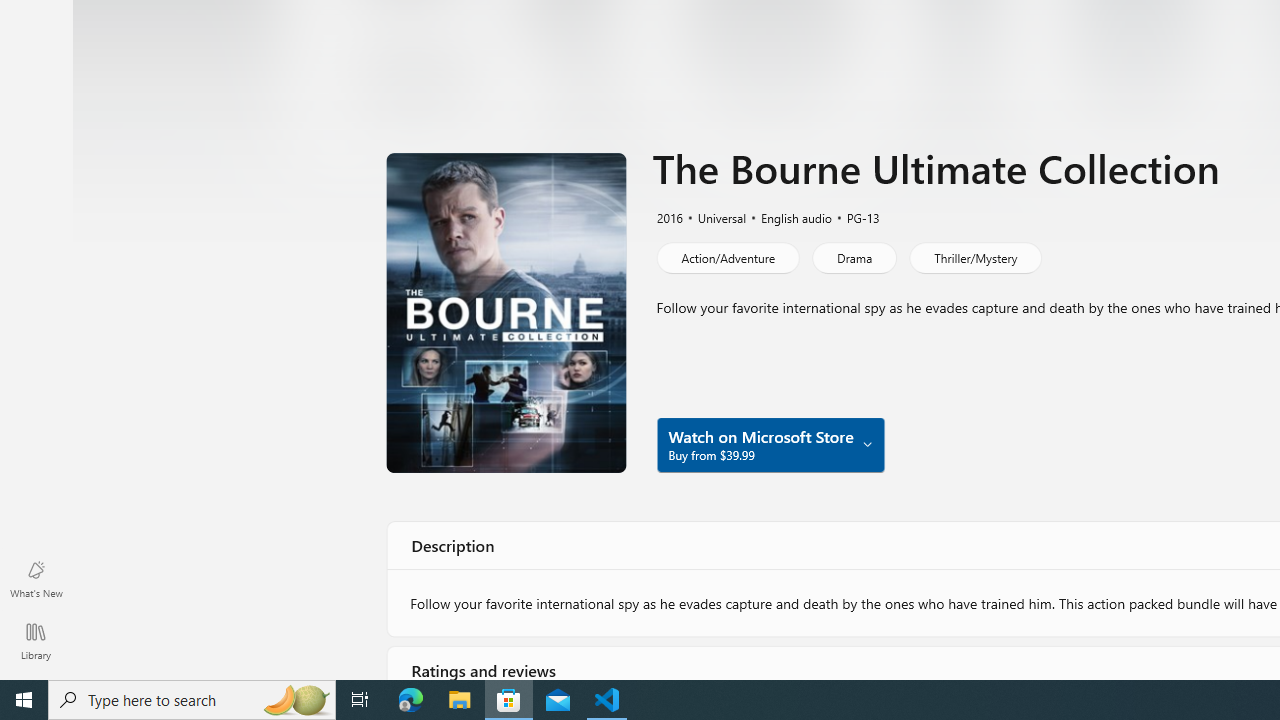  I want to click on 'PG-13', so click(854, 217).